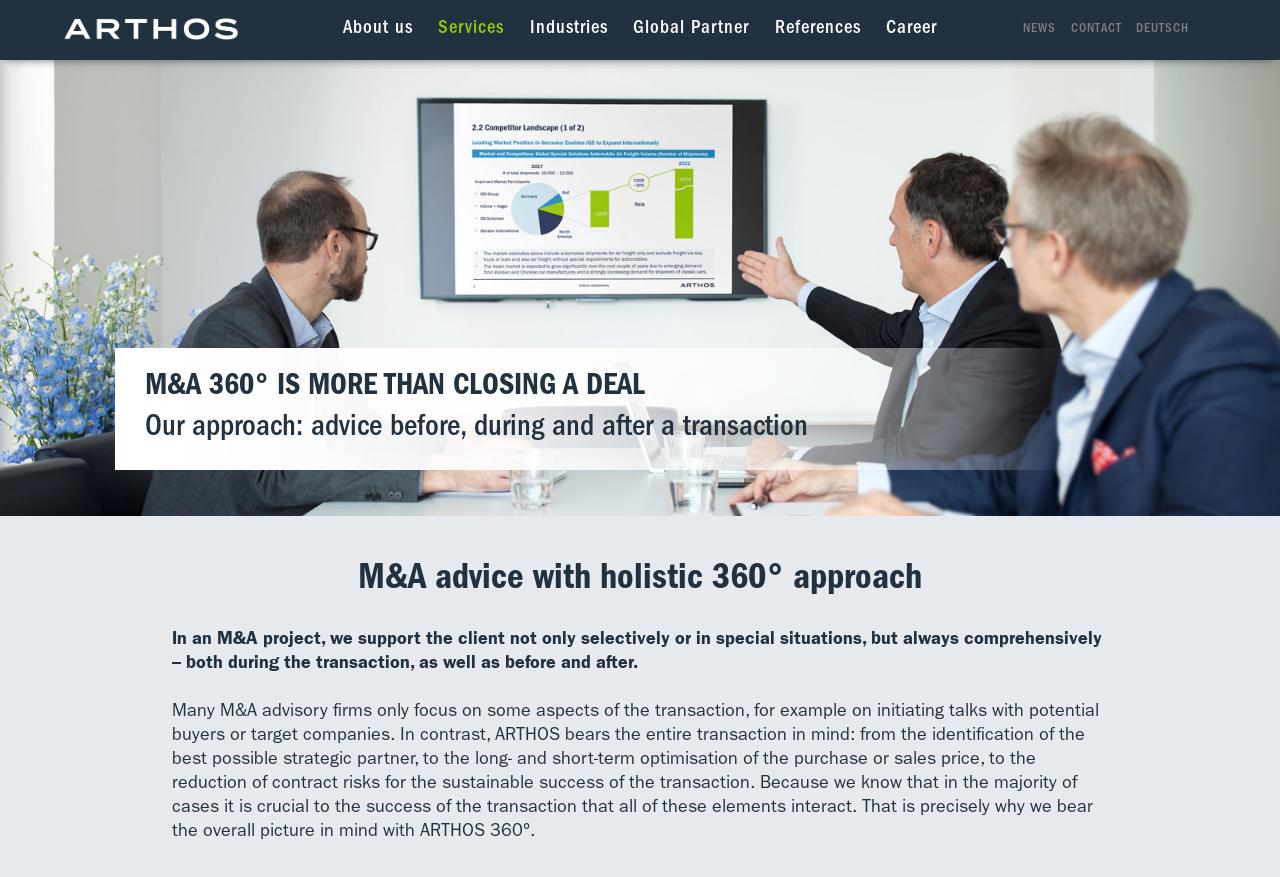  Describe the element at coordinates (566, 28) in the screenshot. I see `'Industries'` at that location.